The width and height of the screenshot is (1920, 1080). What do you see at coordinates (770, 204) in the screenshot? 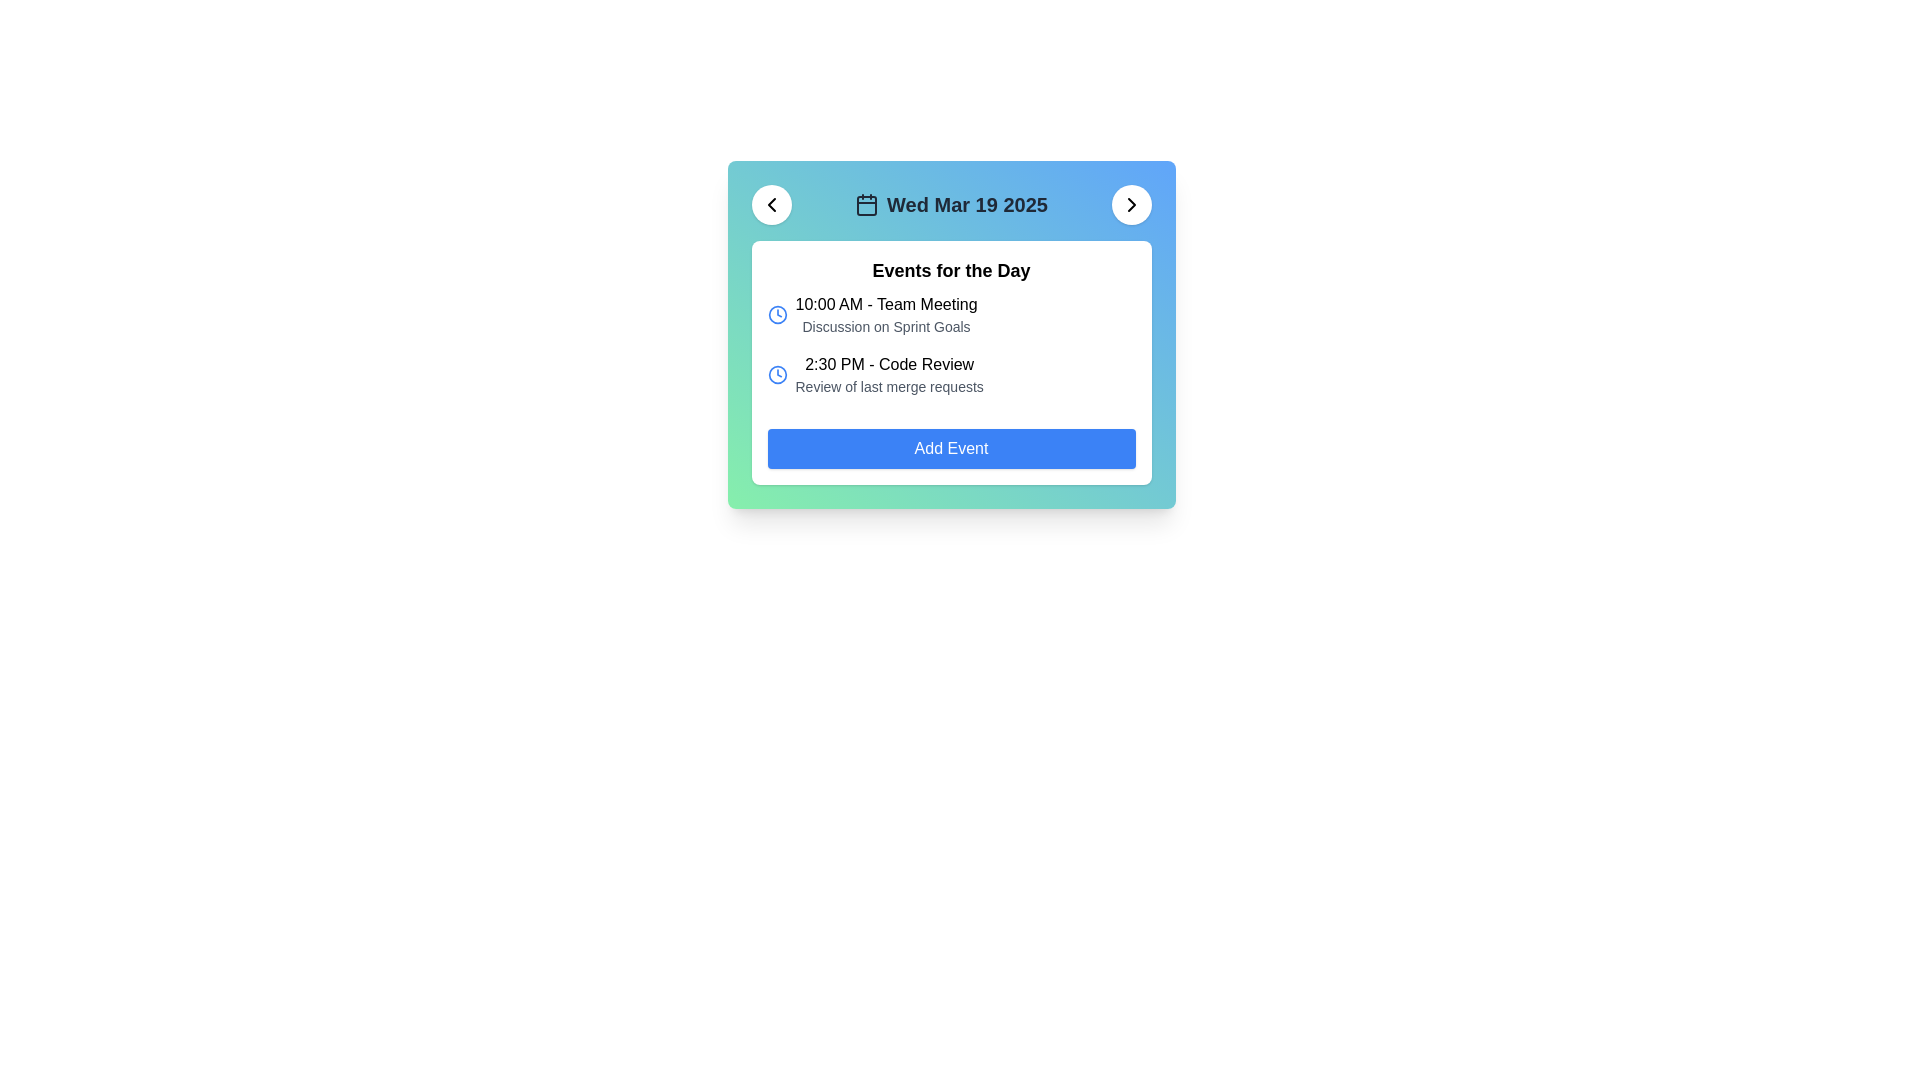
I see `the circular button located at the top-left corner of the calendar popup interface, which serves as a navigational button to go to the previous page or section` at bounding box center [770, 204].